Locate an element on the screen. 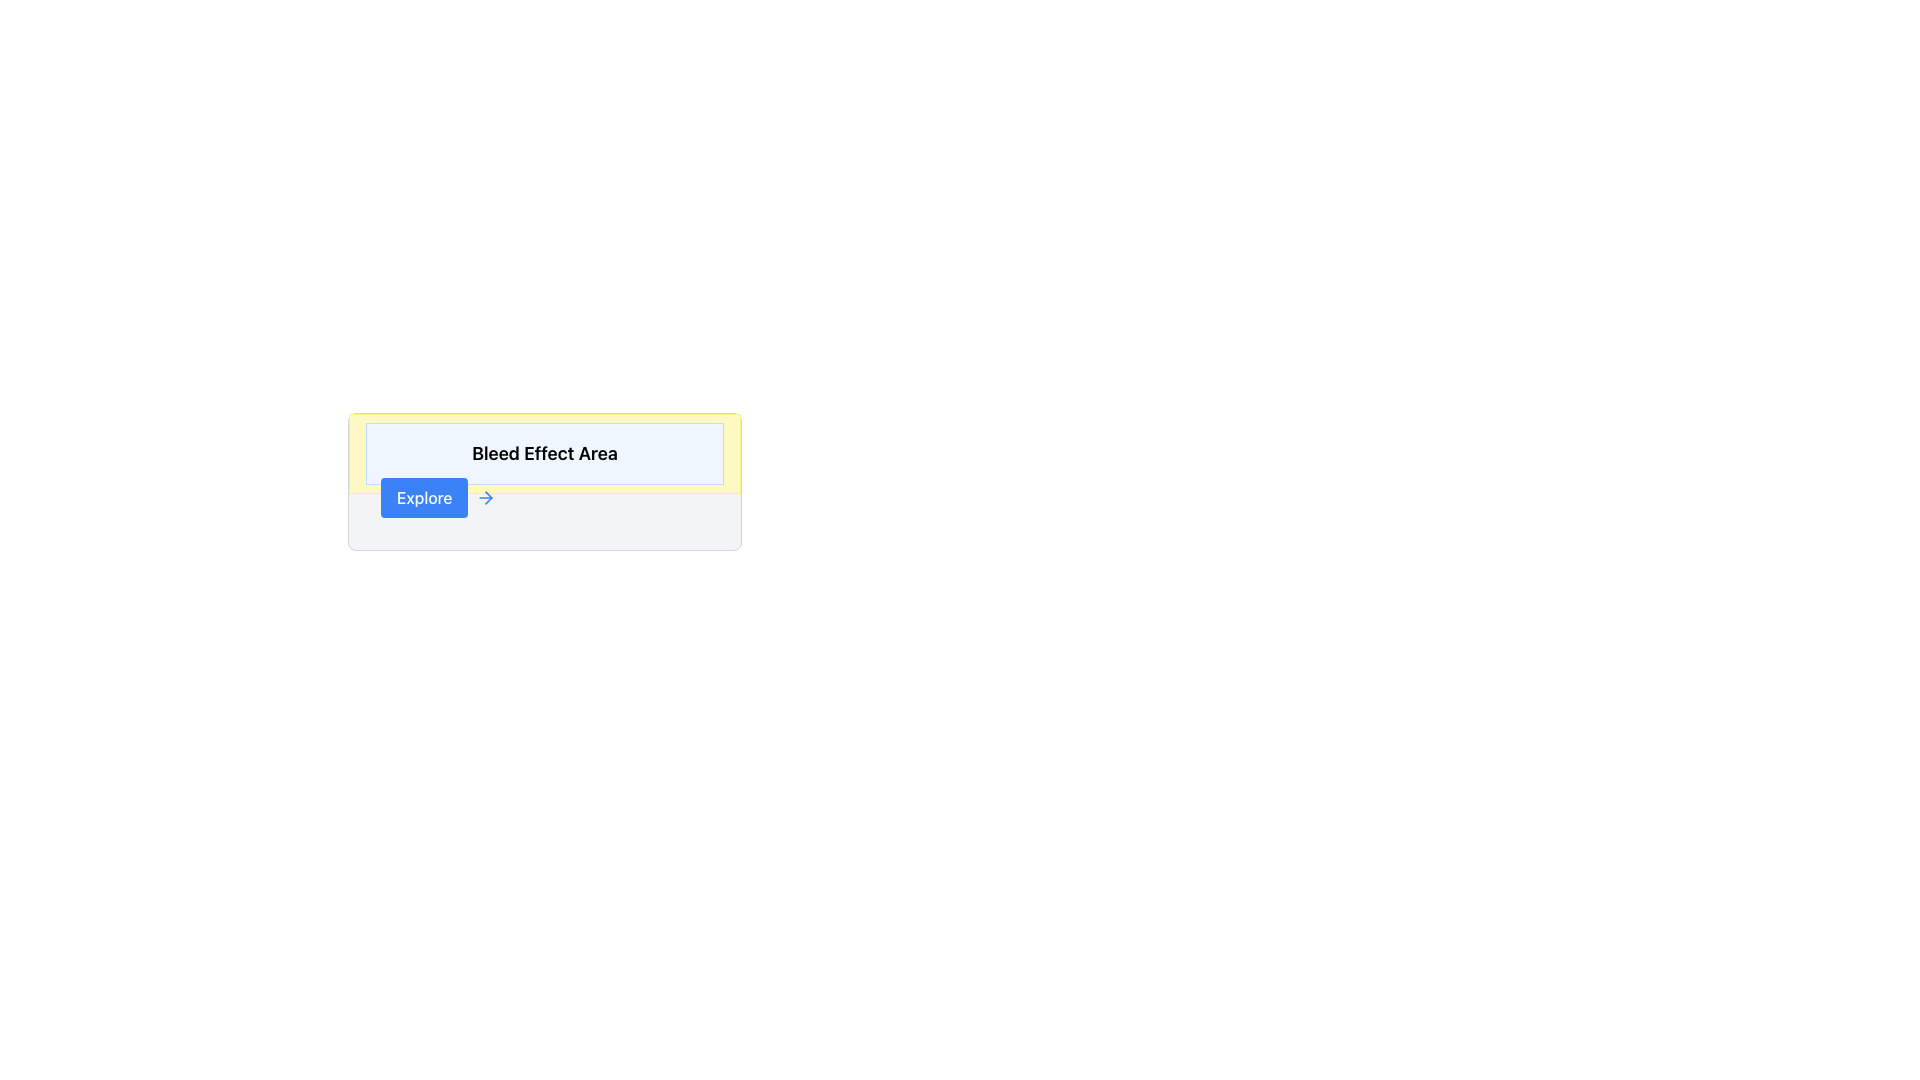 Image resolution: width=1920 pixels, height=1080 pixels. the small, right-pointing arrow-shaped vector graphic icon that is part of an arrow icon located slightly to the right of the 'Explore' button is located at coordinates (489, 496).